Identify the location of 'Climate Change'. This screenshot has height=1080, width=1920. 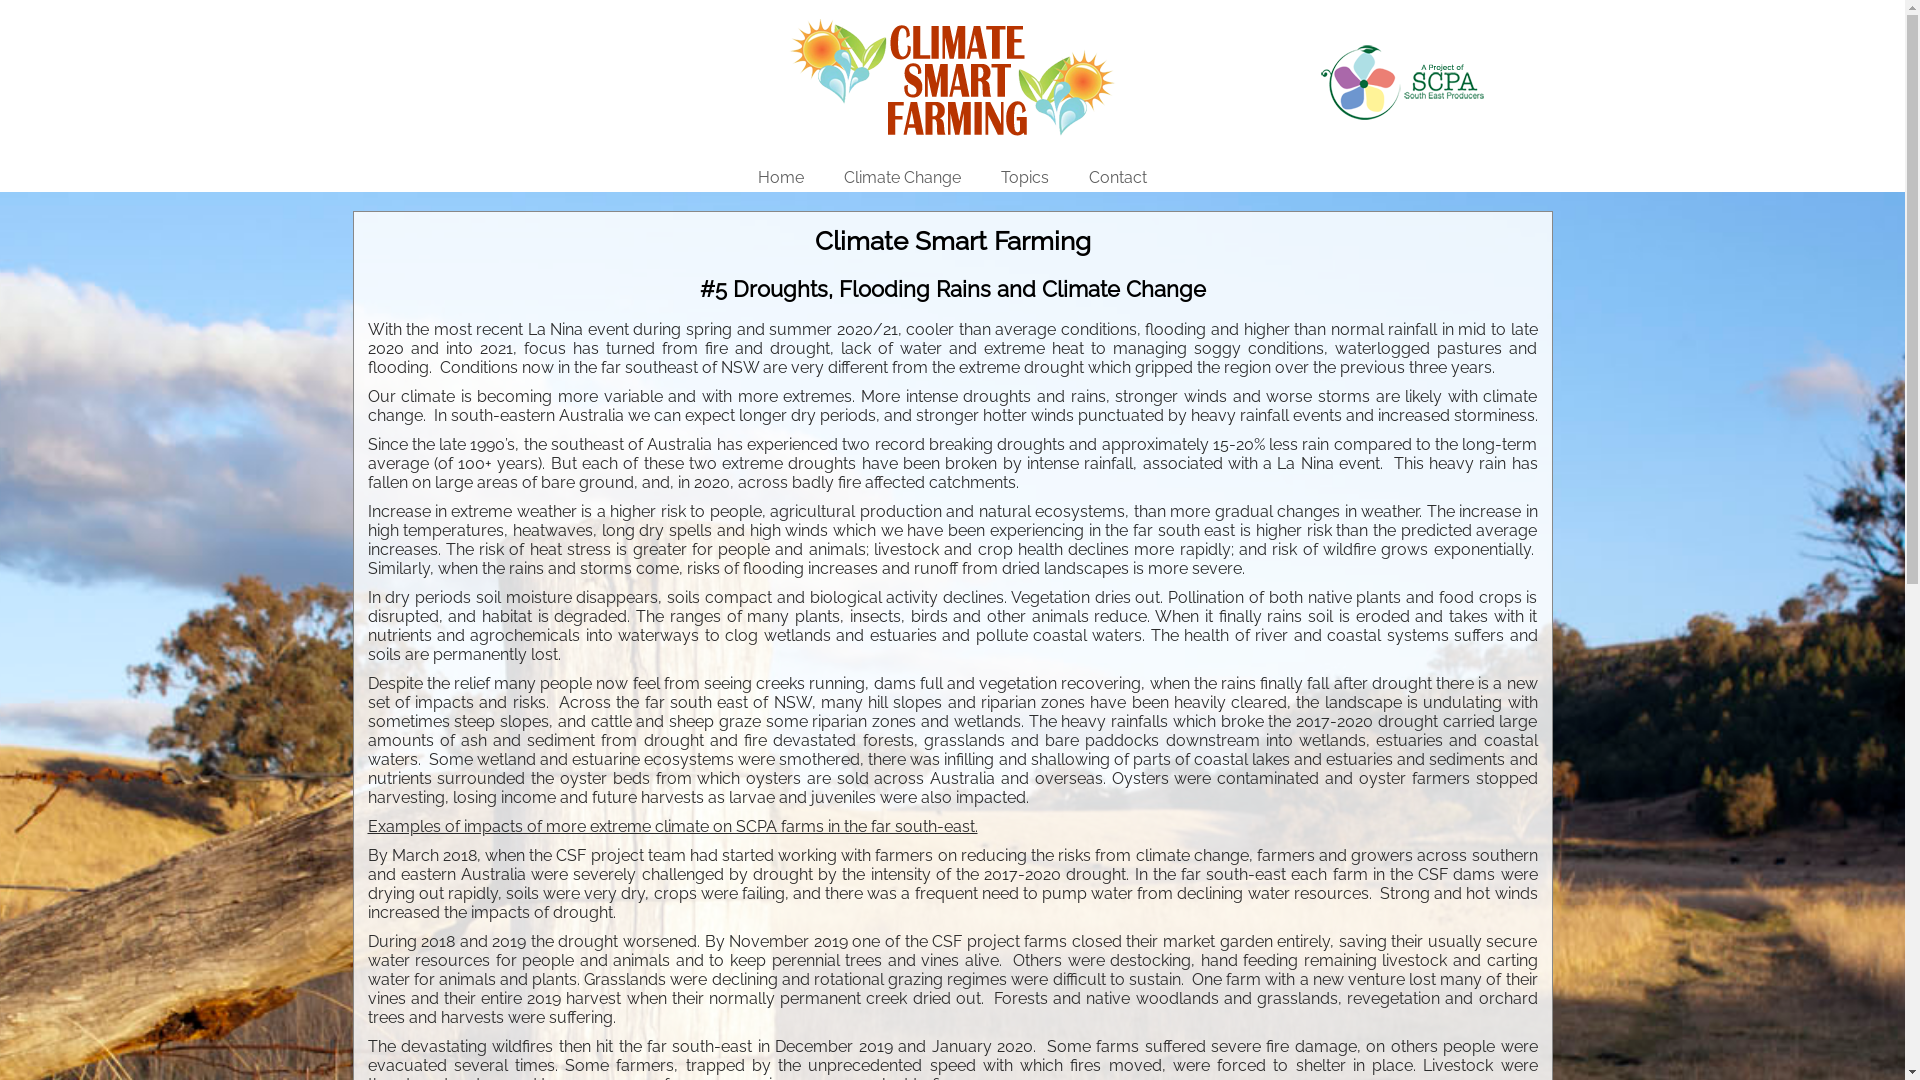
(901, 176).